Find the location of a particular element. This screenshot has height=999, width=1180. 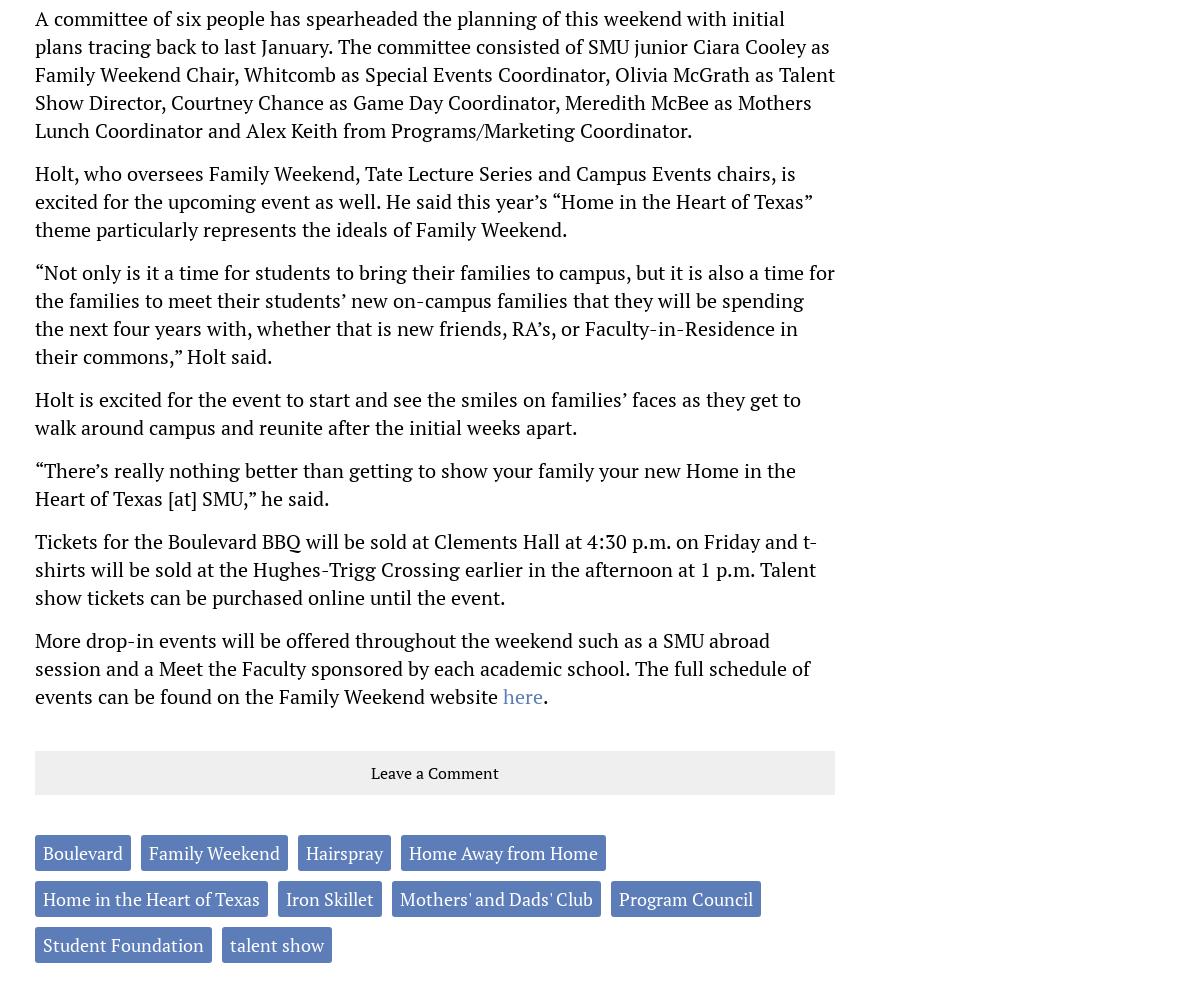

'Program Council' is located at coordinates (618, 898).